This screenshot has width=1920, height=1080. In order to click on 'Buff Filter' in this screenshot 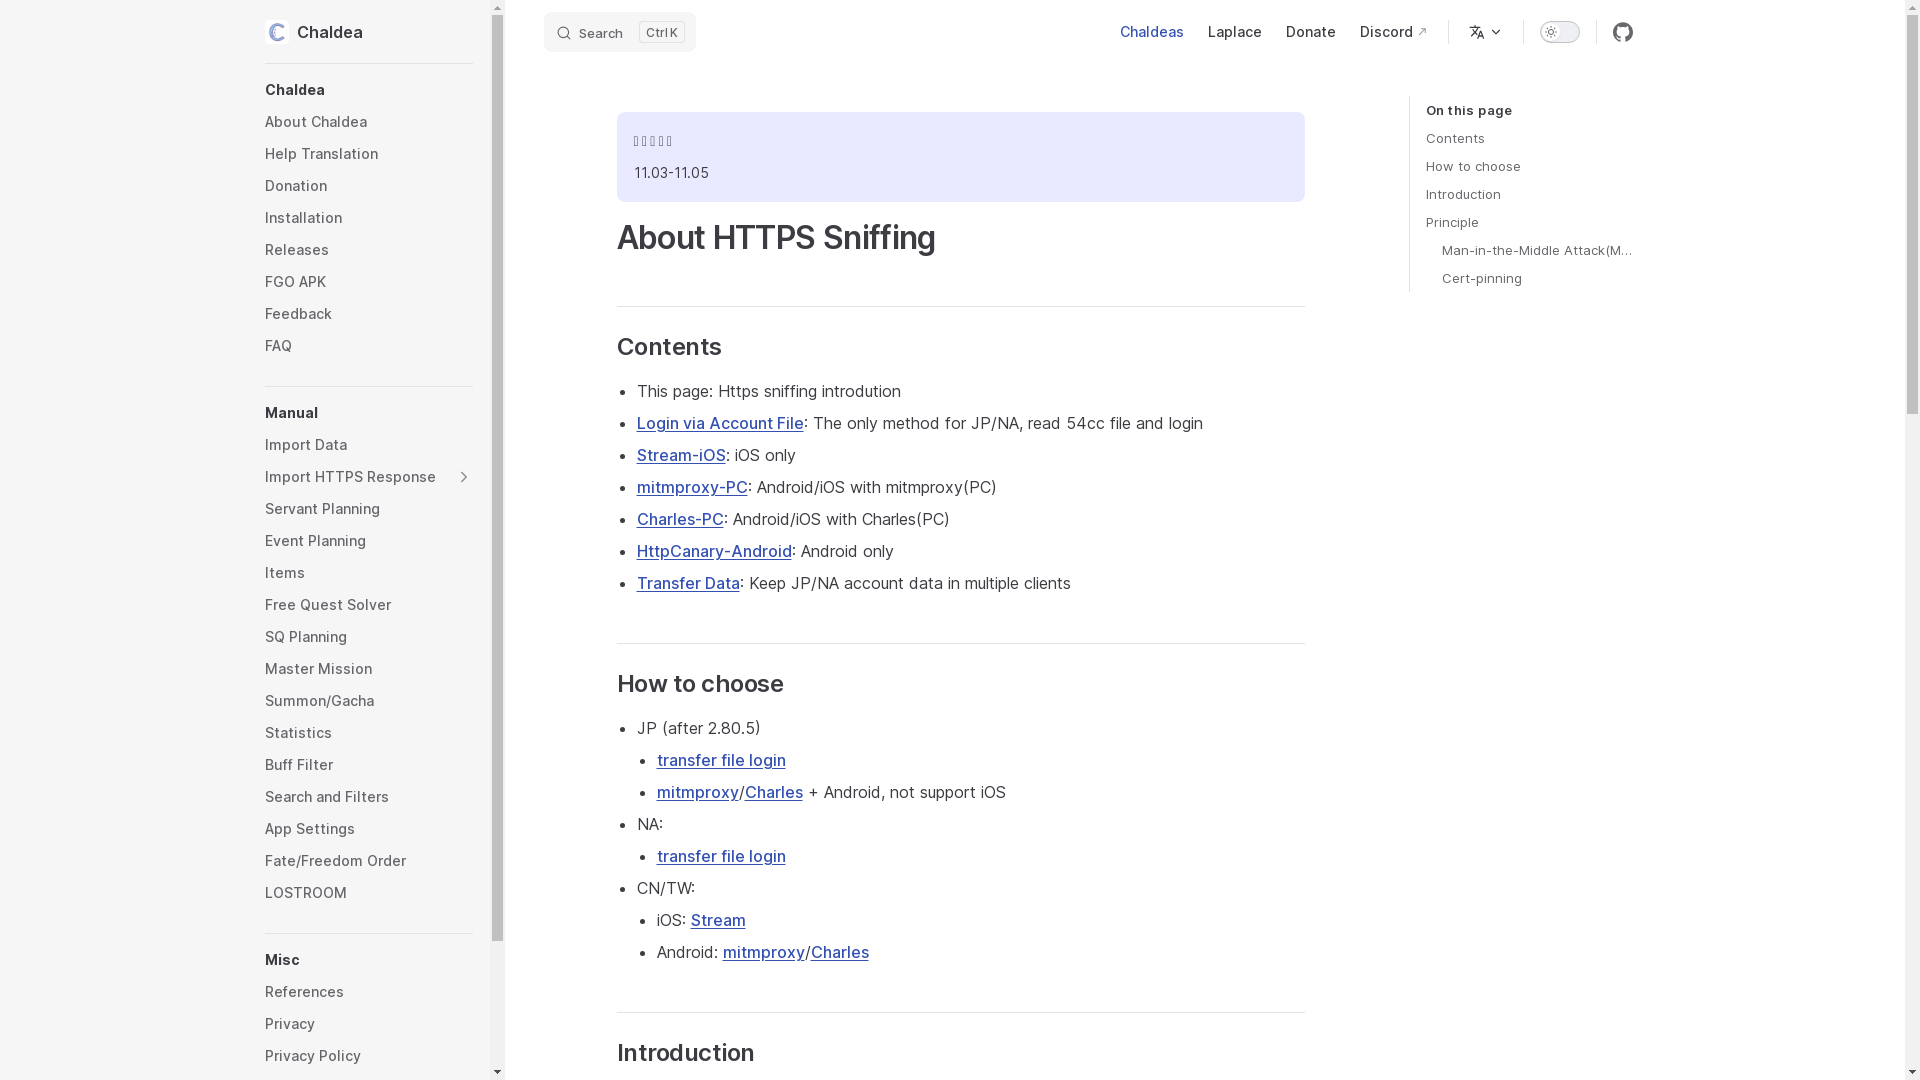, I will do `click(368, 764)`.